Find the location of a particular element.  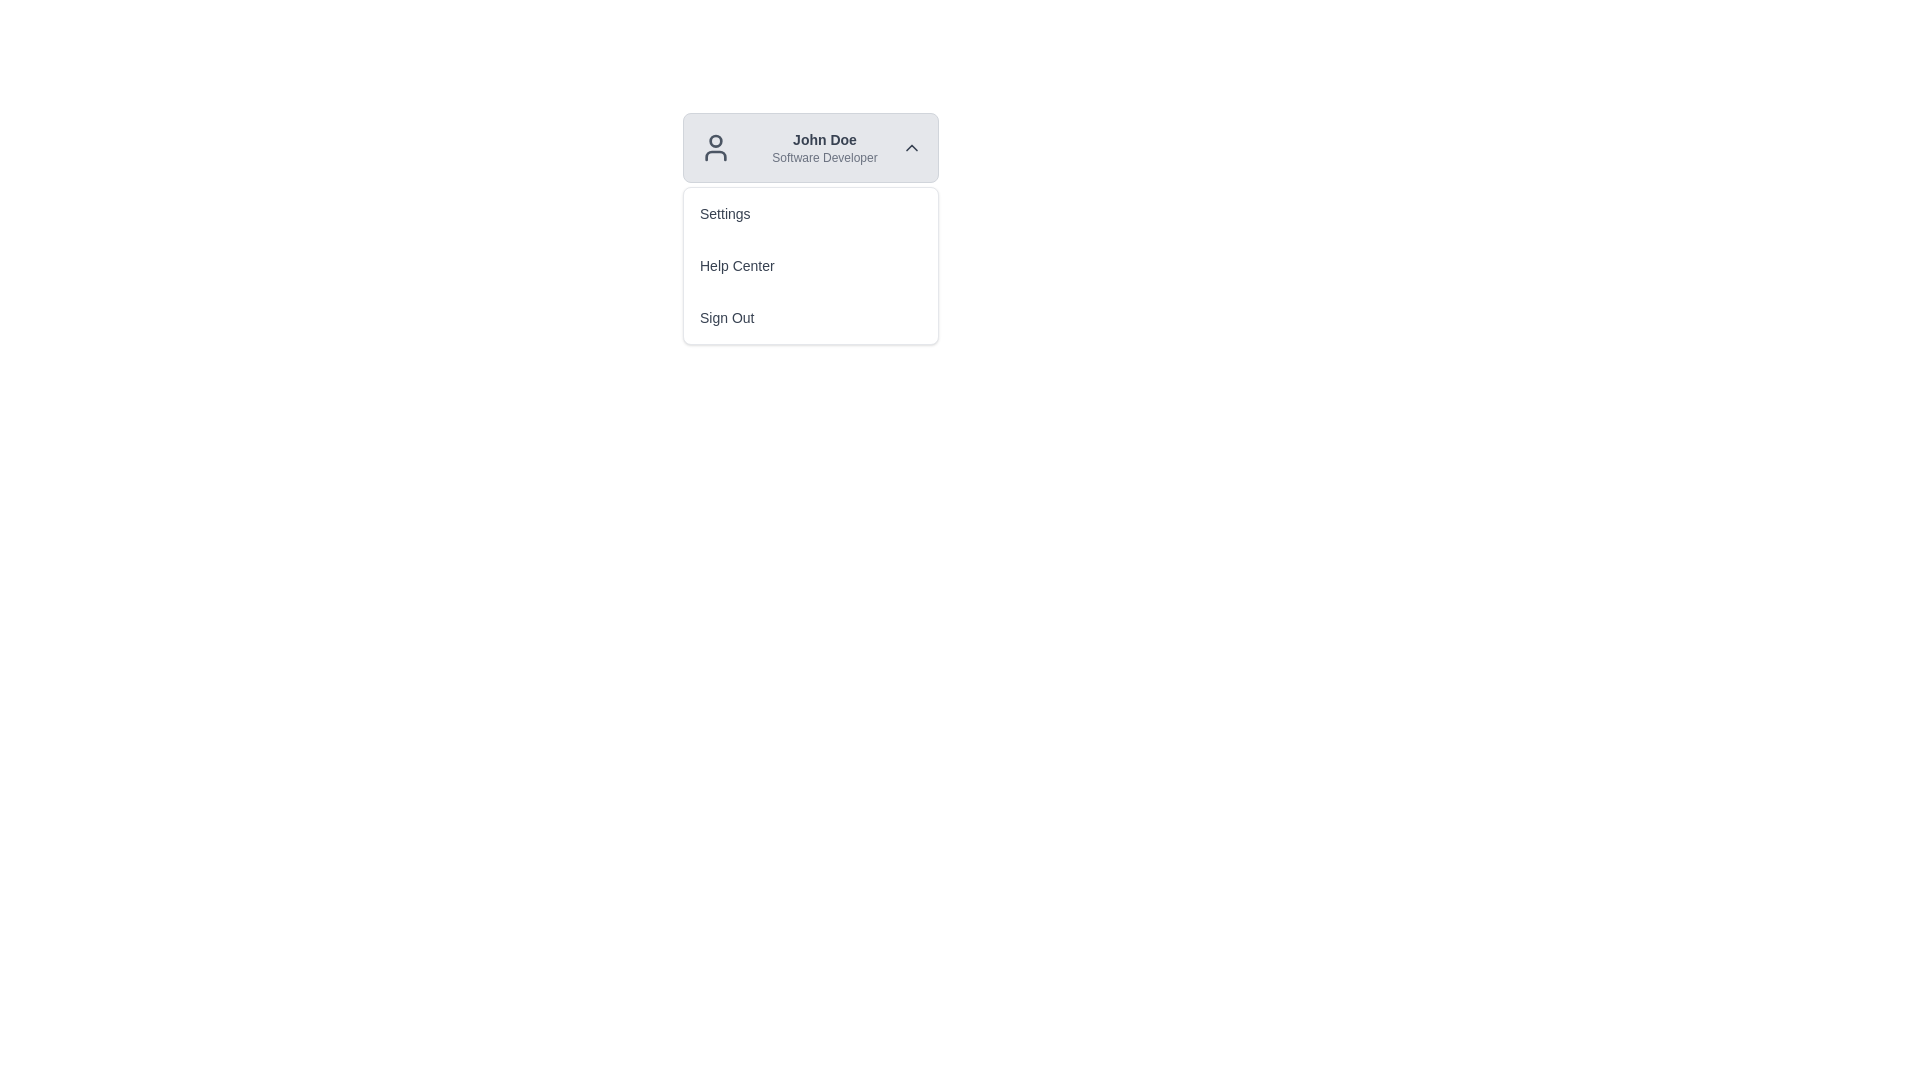

the static text display showing 'John Doe' and 'Software Developer', located in the upper part of the dropdown menu structure is located at coordinates (825, 146).